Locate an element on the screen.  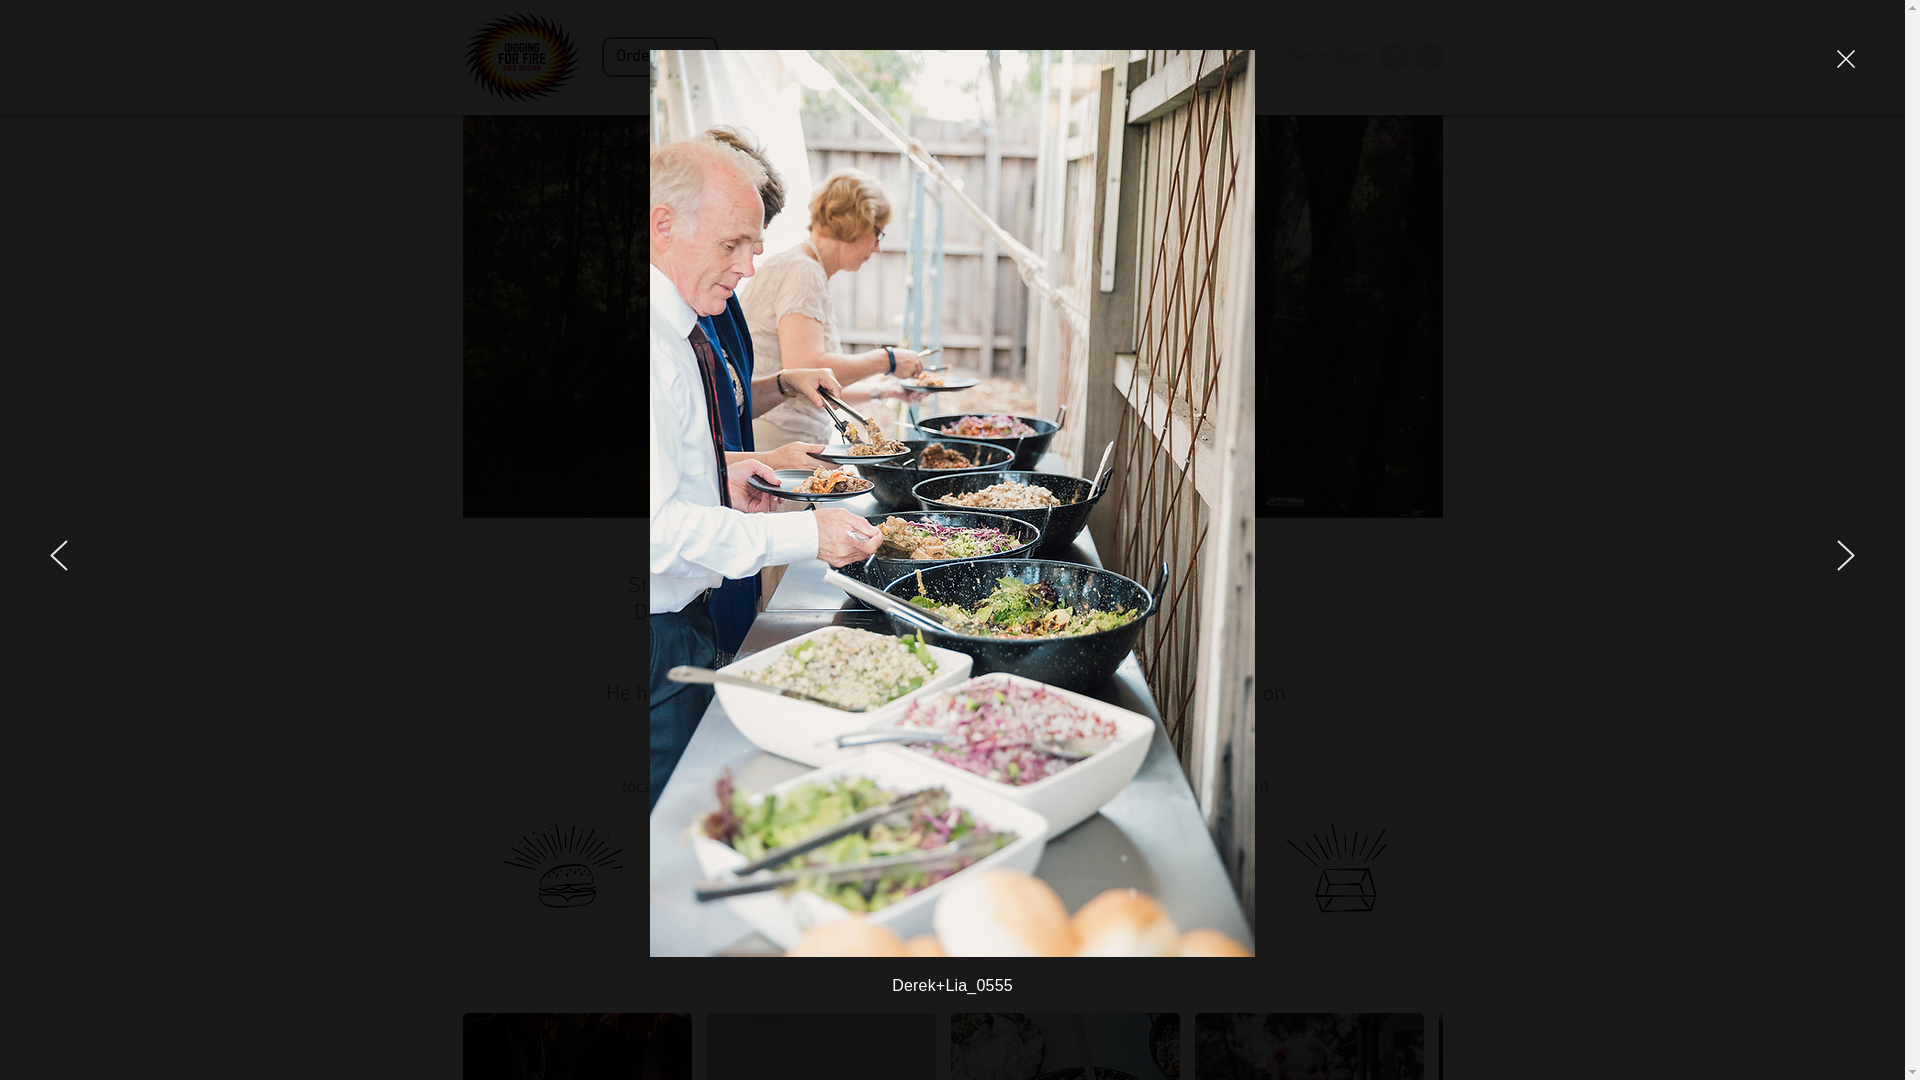
'Our kitchen' is located at coordinates (1194, 56).